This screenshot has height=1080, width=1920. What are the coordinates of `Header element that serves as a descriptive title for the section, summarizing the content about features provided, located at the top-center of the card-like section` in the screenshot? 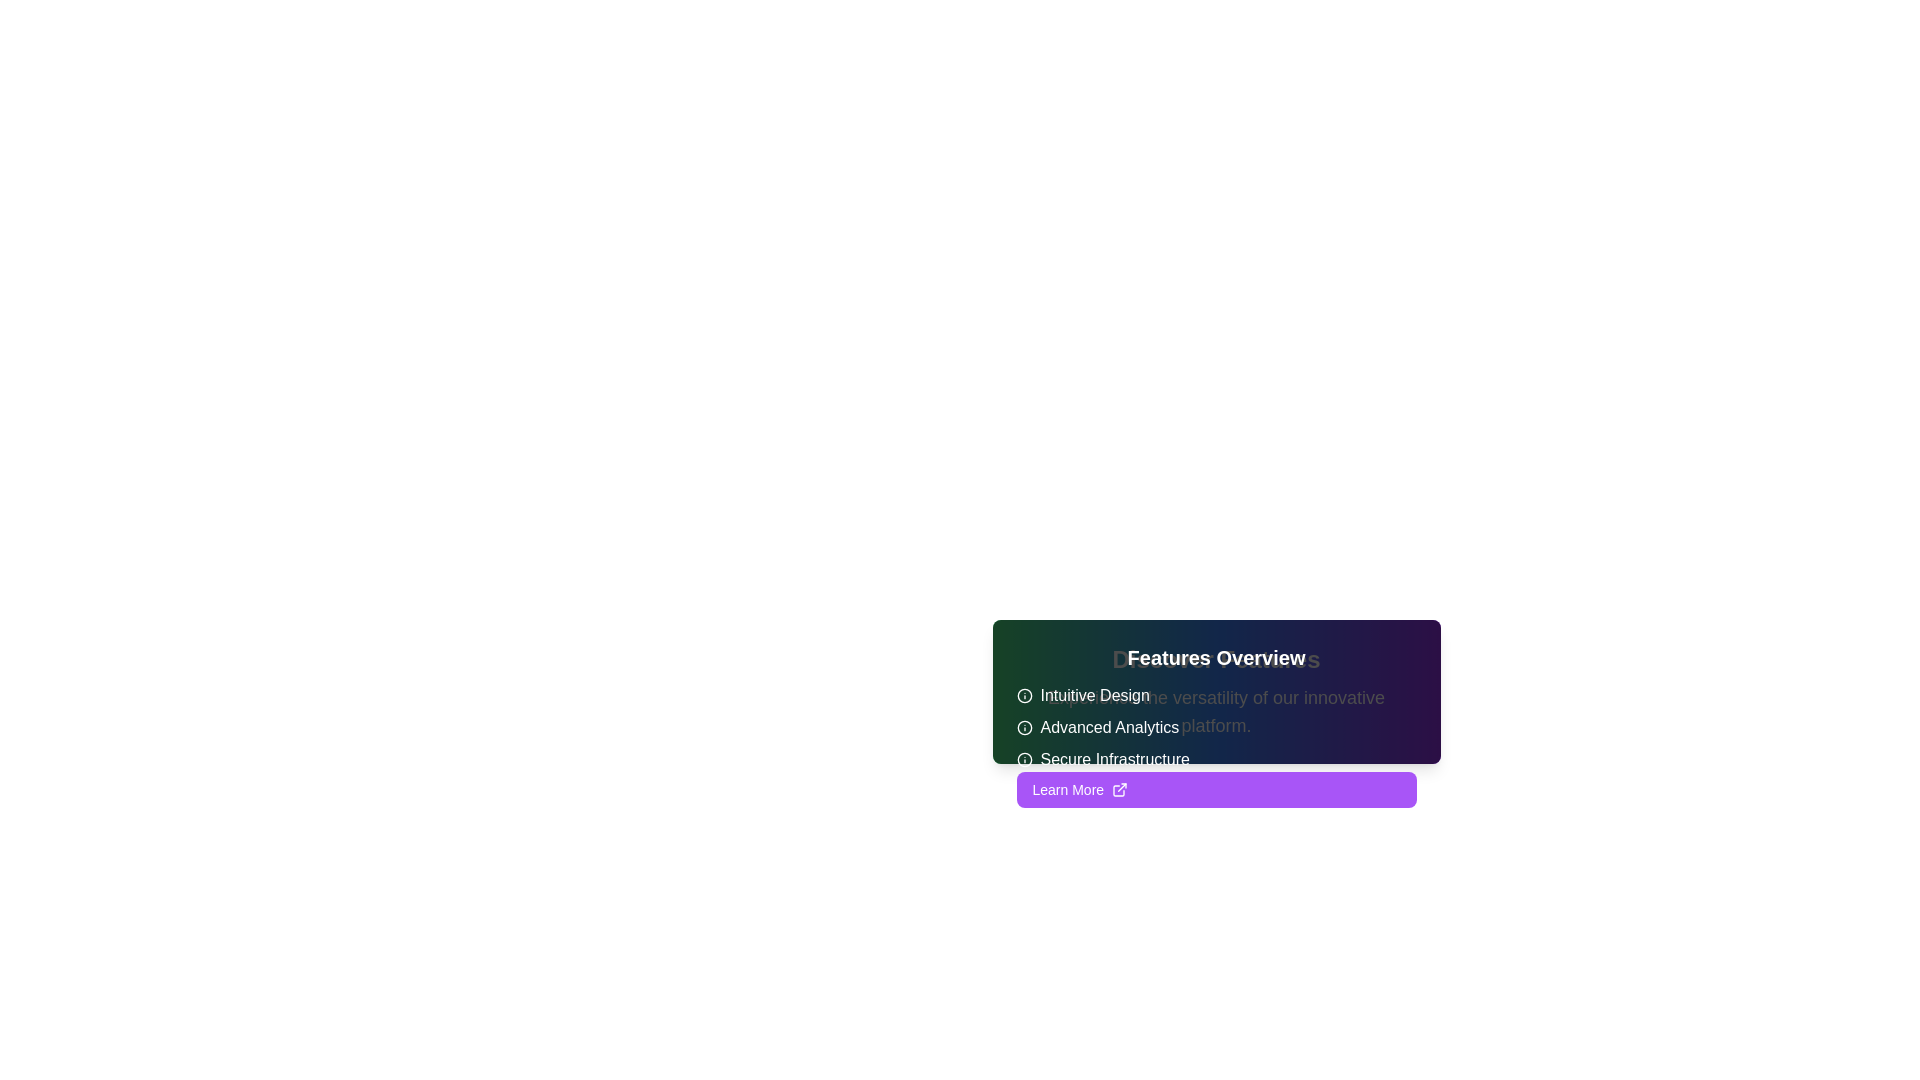 It's located at (1215, 658).